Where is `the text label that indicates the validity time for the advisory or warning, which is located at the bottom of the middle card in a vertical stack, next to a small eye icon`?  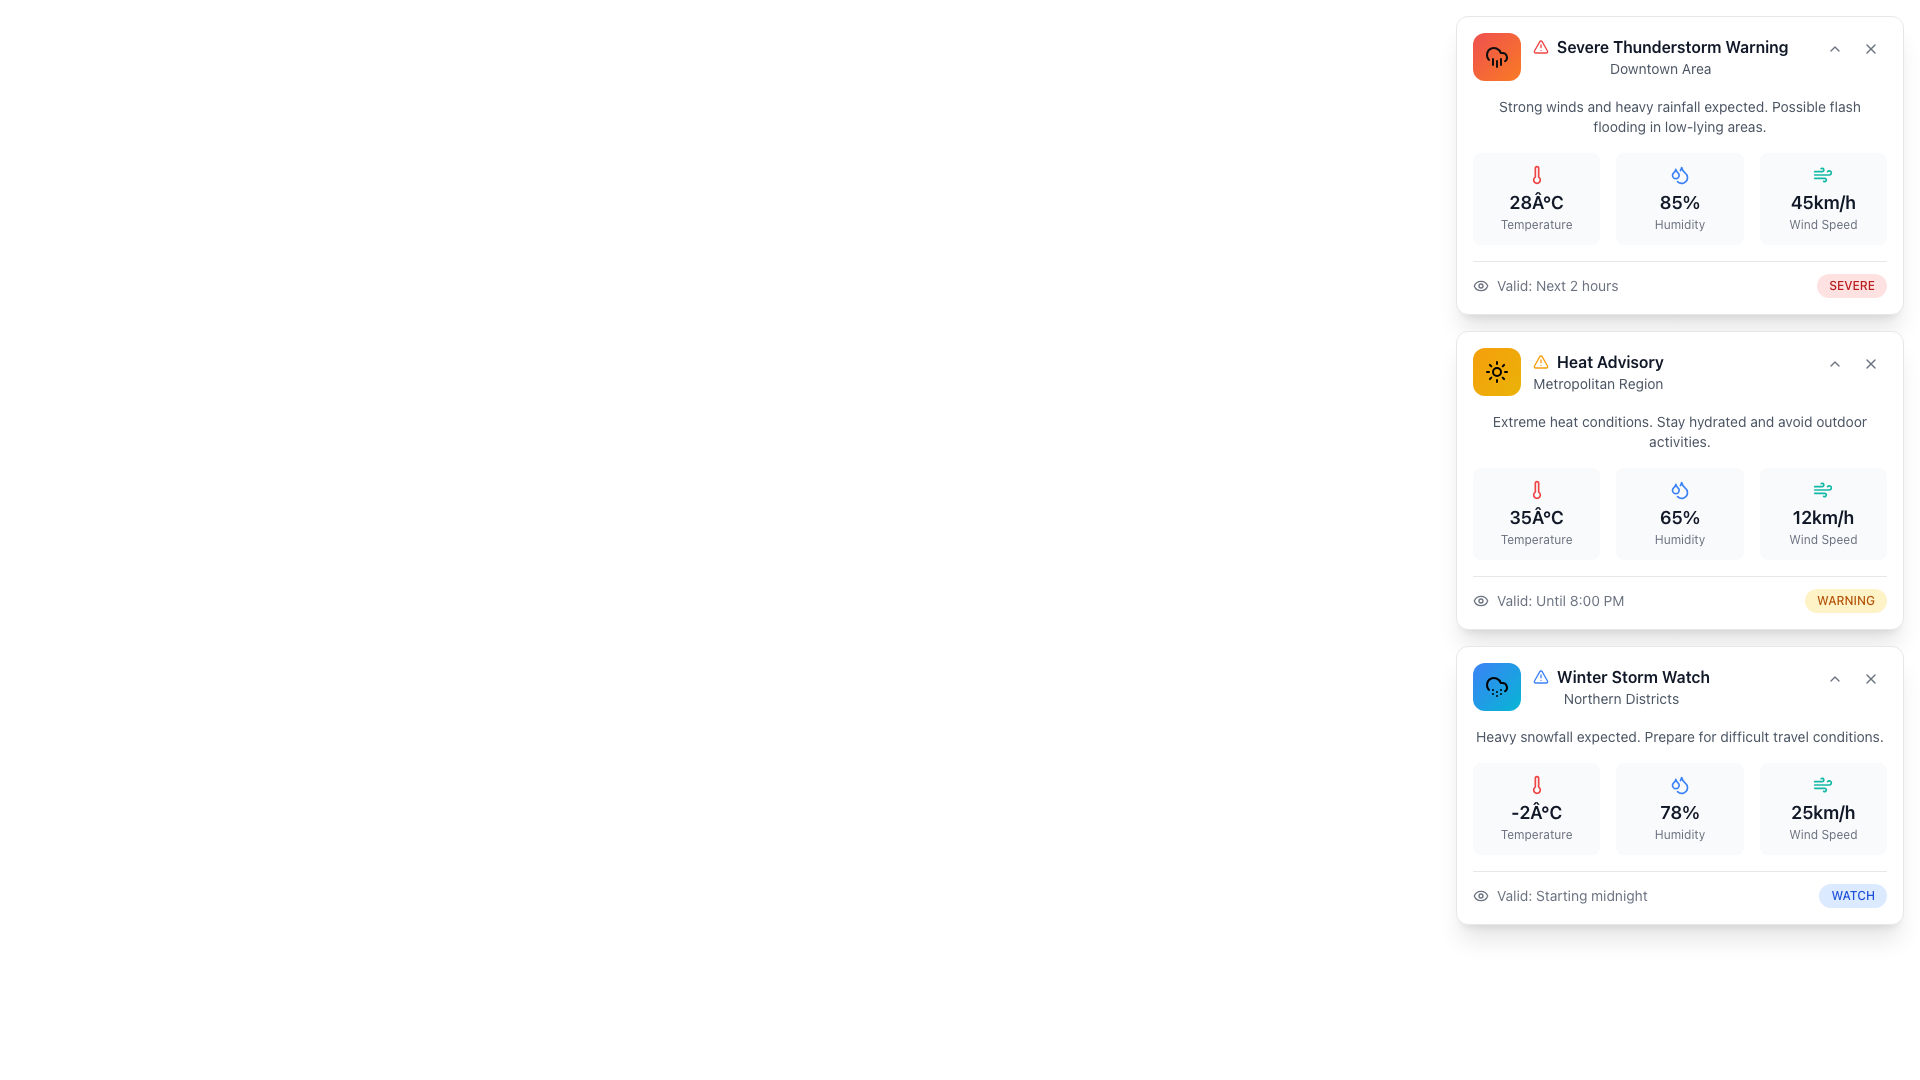 the text label that indicates the validity time for the advisory or warning, which is located at the bottom of the middle card in a vertical stack, next to a small eye icon is located at coordinates (1559, 600).